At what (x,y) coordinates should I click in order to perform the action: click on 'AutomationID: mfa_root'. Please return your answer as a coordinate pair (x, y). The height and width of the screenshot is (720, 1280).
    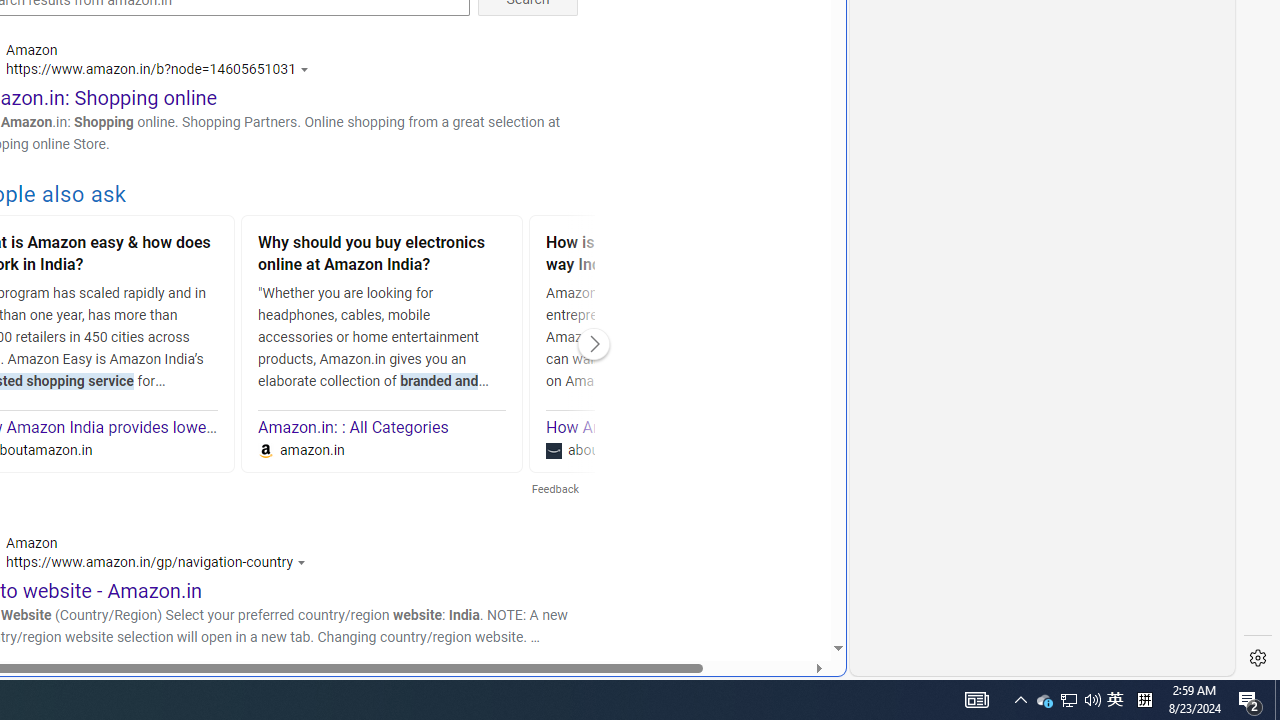
    Looking at the image, I should click on (761, 587).